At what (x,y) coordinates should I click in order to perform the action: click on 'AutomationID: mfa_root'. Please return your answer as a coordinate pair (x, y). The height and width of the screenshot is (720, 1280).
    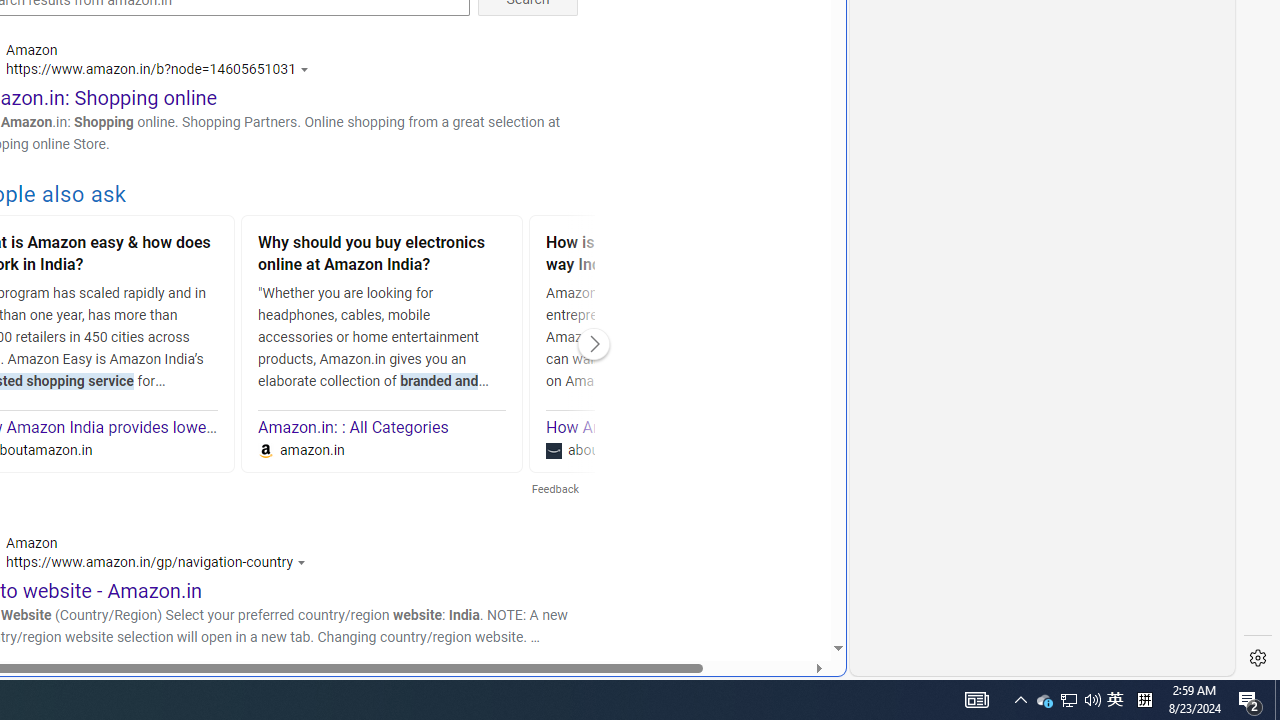
    Looking at the image, I should click on (761, 587).